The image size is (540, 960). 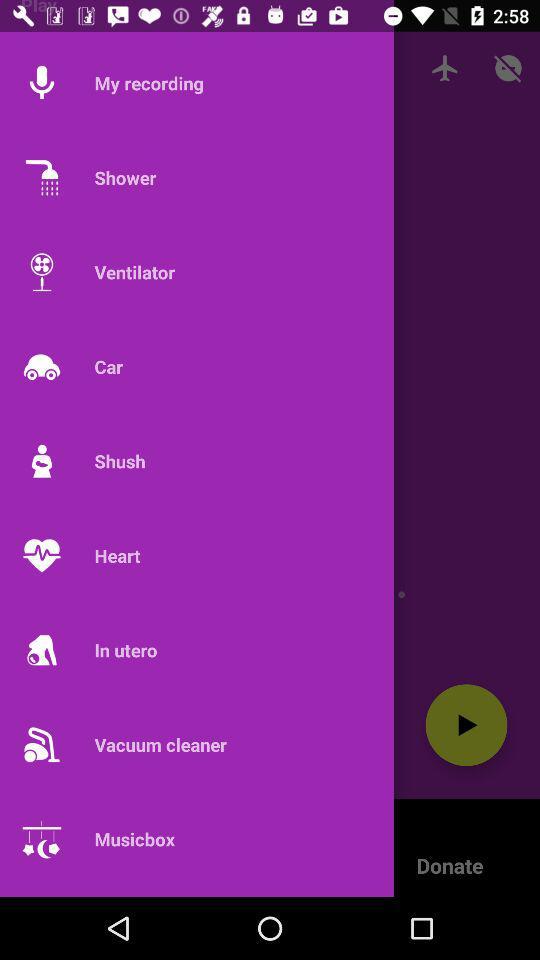 I want to click on the play icon, so click(x=466, y=724).